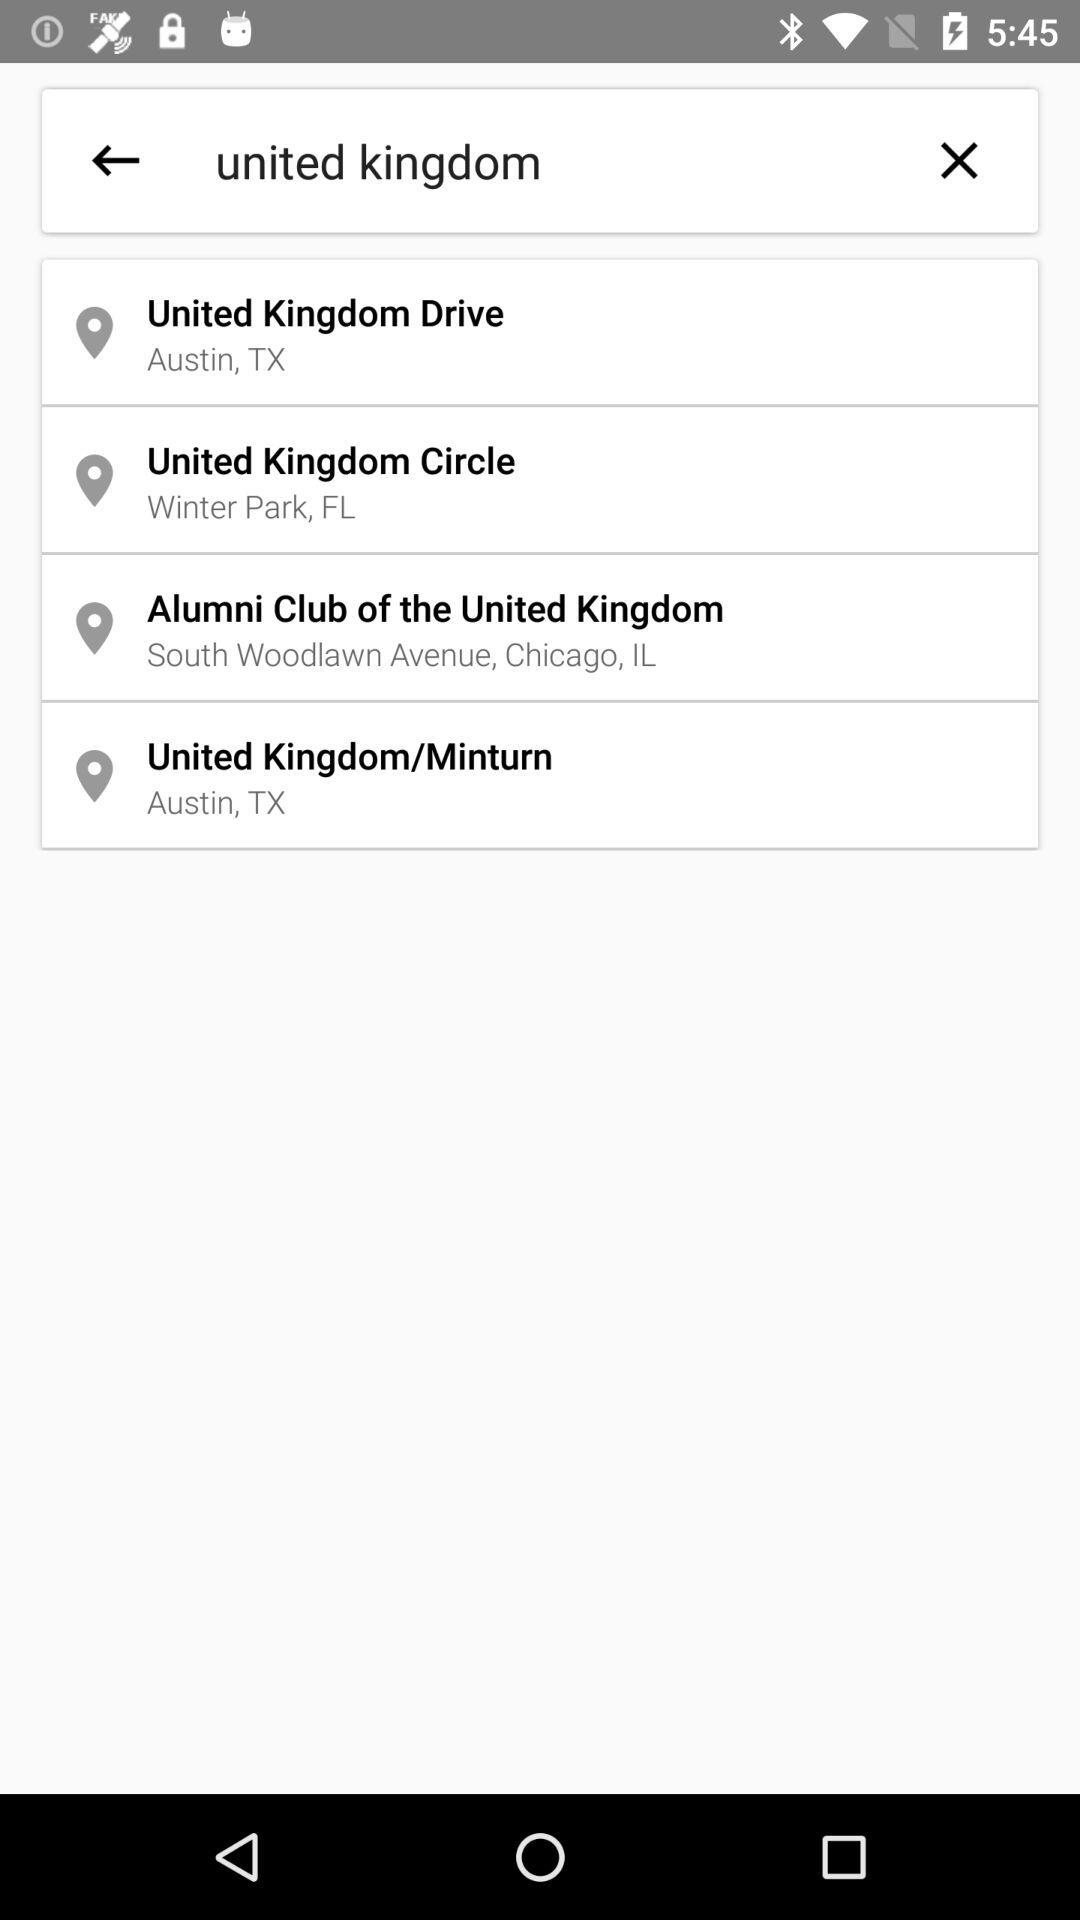 Image resolution: width=1080 pixels, height=1920 pixels. I want to click on previouse, so click(115, 160).